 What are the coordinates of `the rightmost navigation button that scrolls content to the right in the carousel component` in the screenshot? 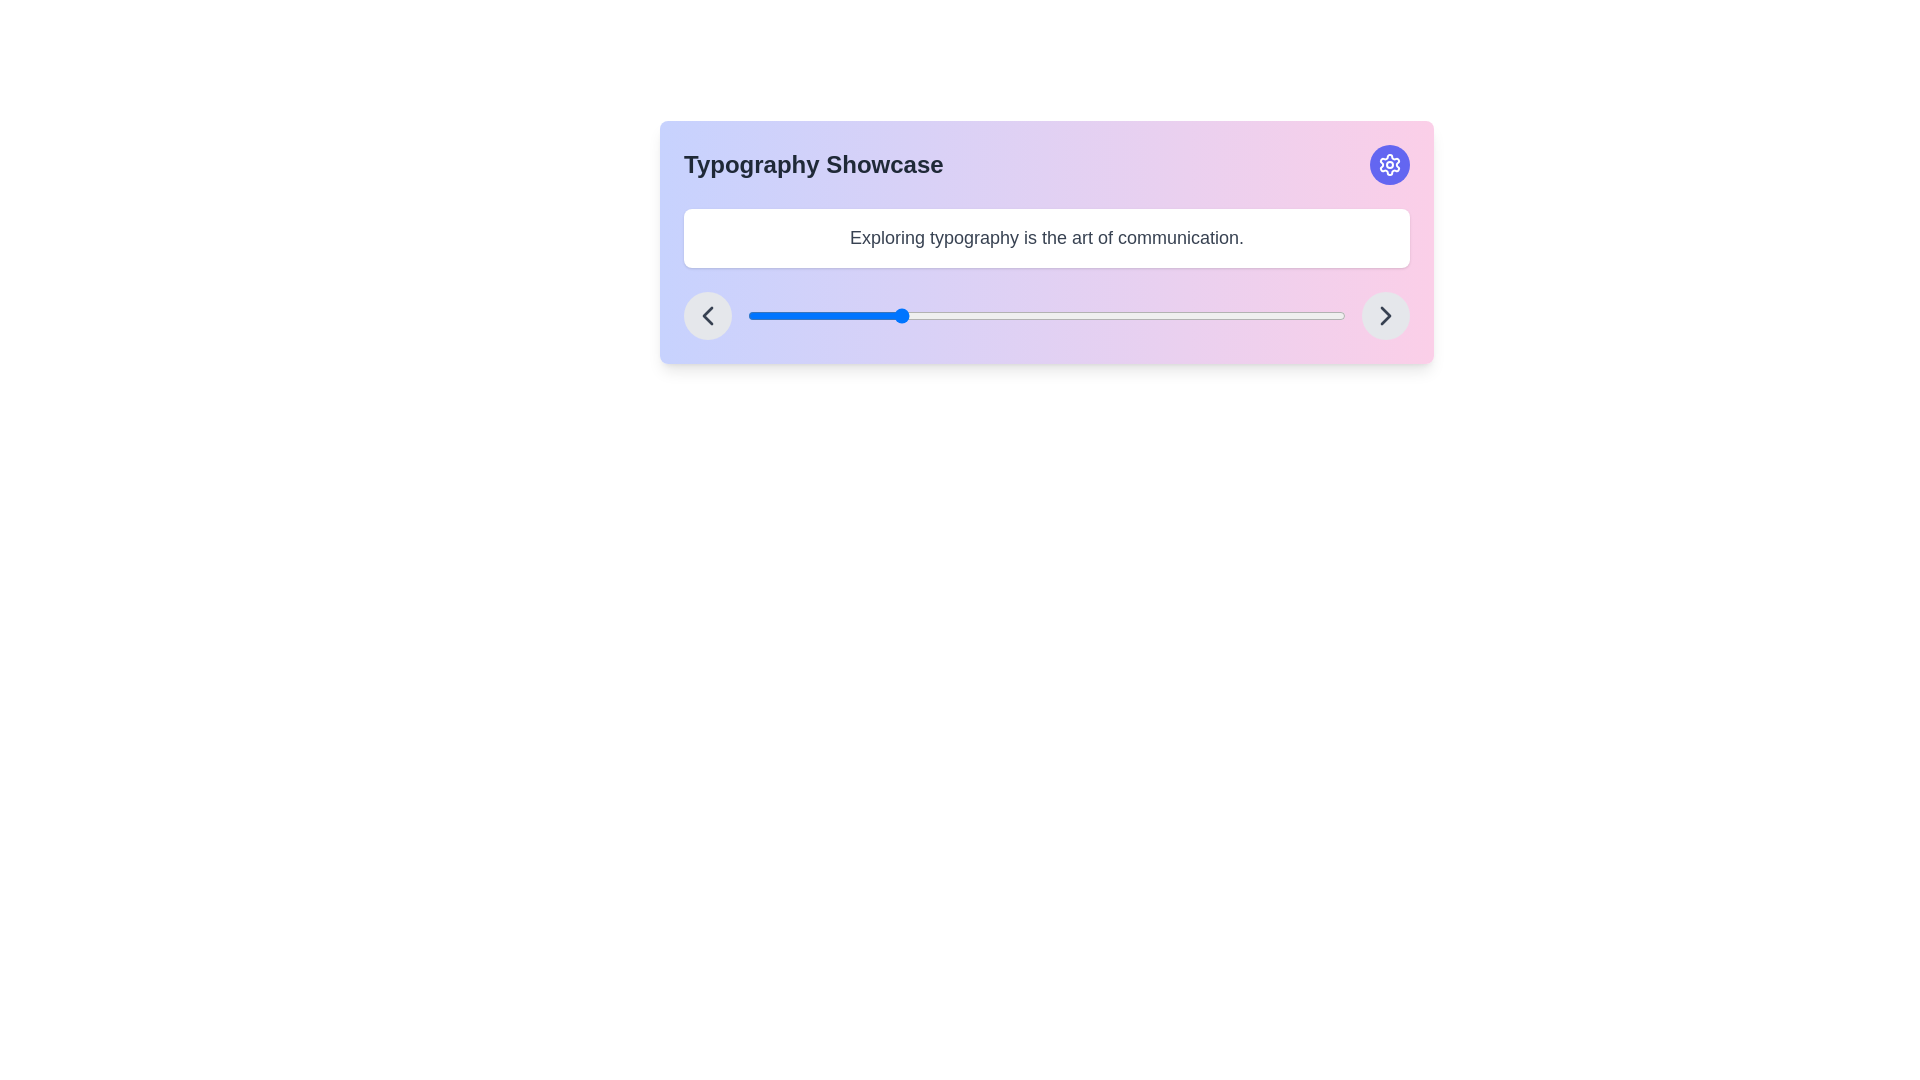 It's located at (1385, 315).